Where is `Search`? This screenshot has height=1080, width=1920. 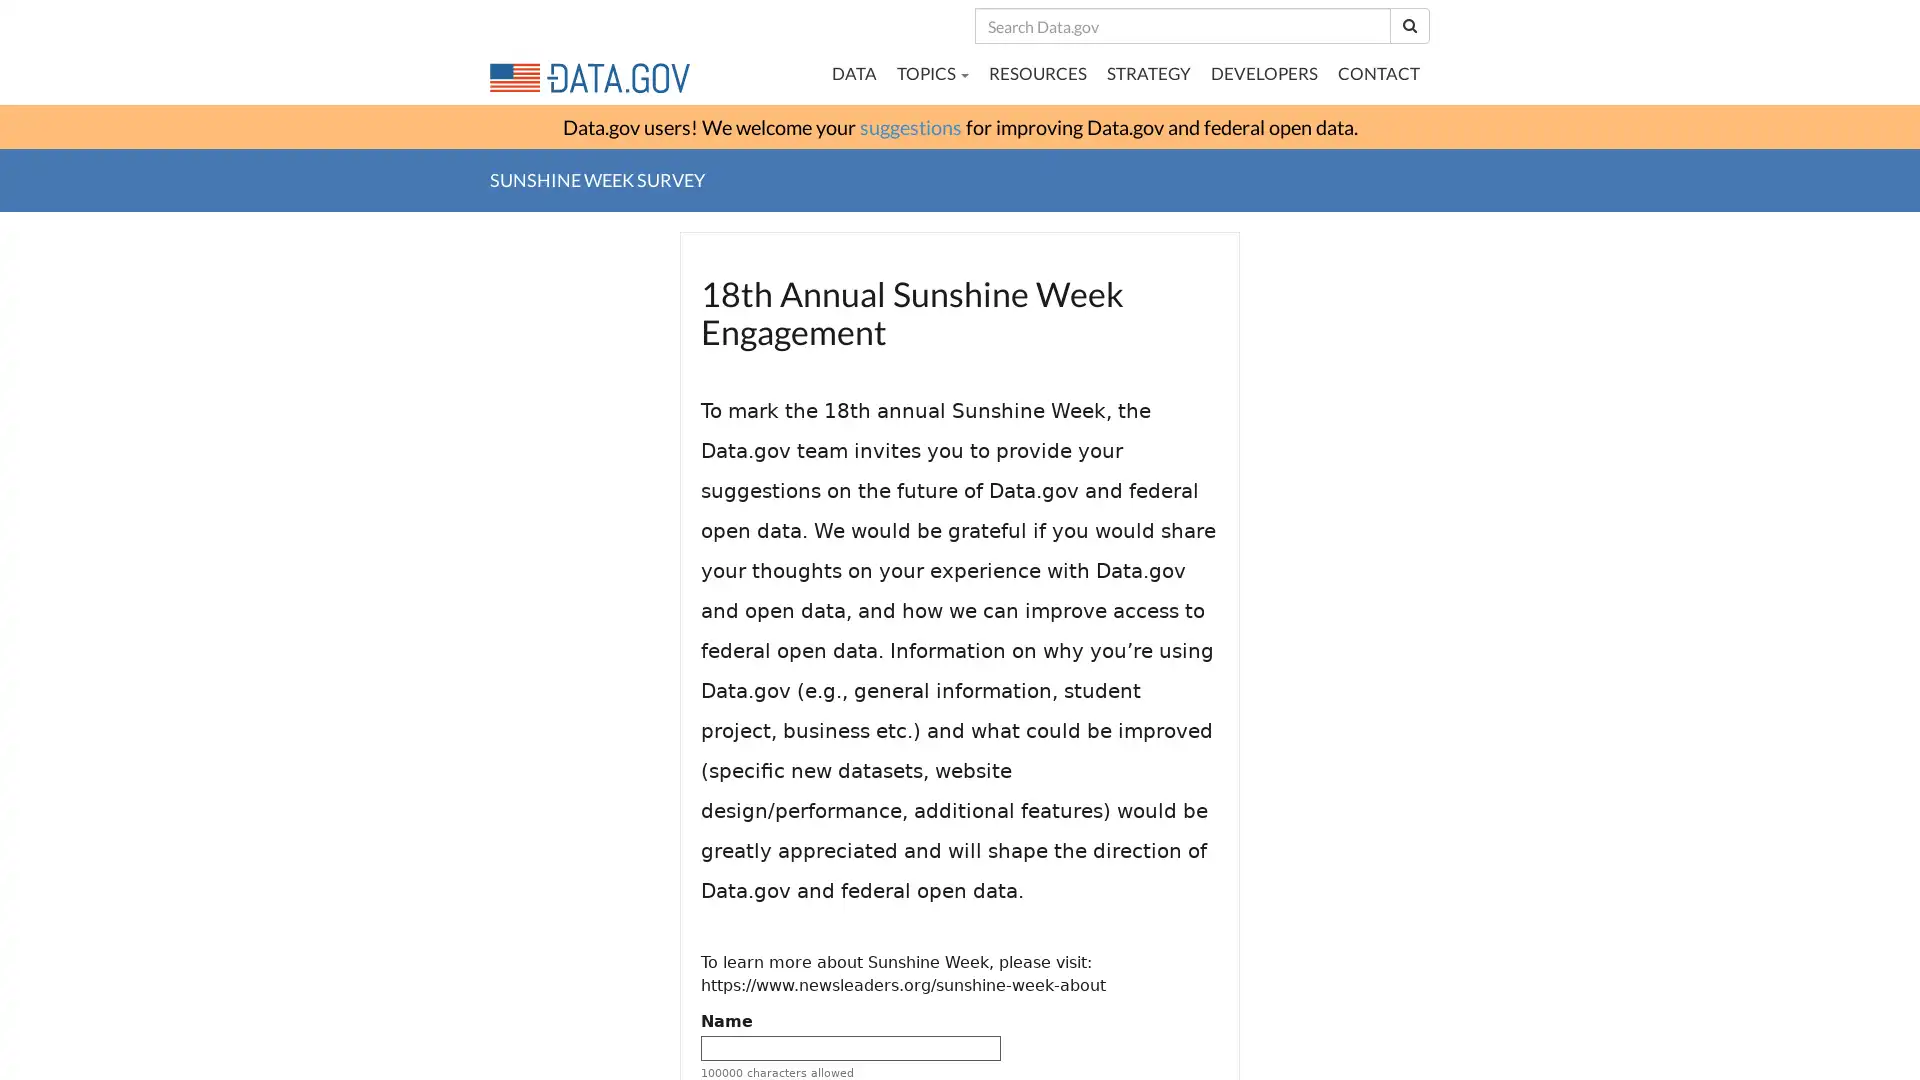
Search is located at coordinates (1409, 25).